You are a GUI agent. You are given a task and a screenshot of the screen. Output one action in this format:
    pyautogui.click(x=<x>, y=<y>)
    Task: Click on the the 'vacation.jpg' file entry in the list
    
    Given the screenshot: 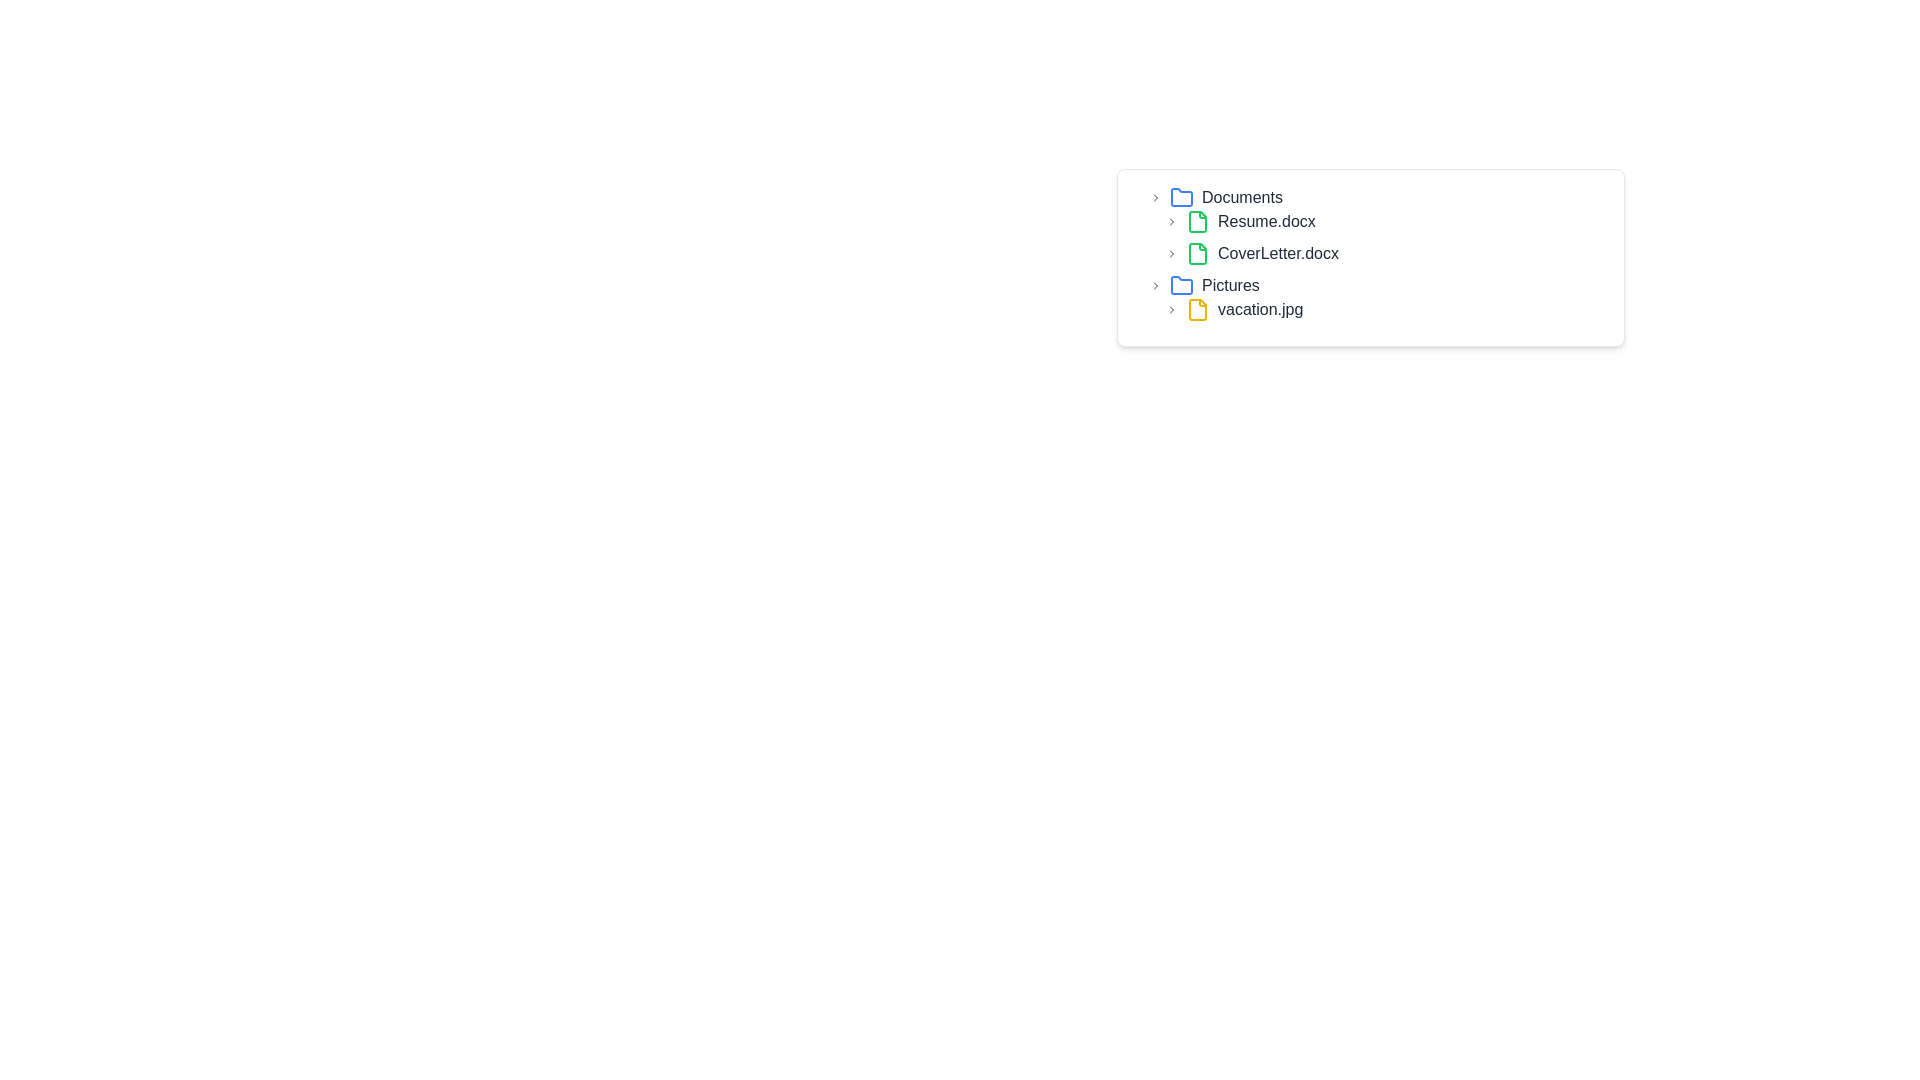 What is the action you would take?
    pyautogui.click(x=1386, y=309)
    